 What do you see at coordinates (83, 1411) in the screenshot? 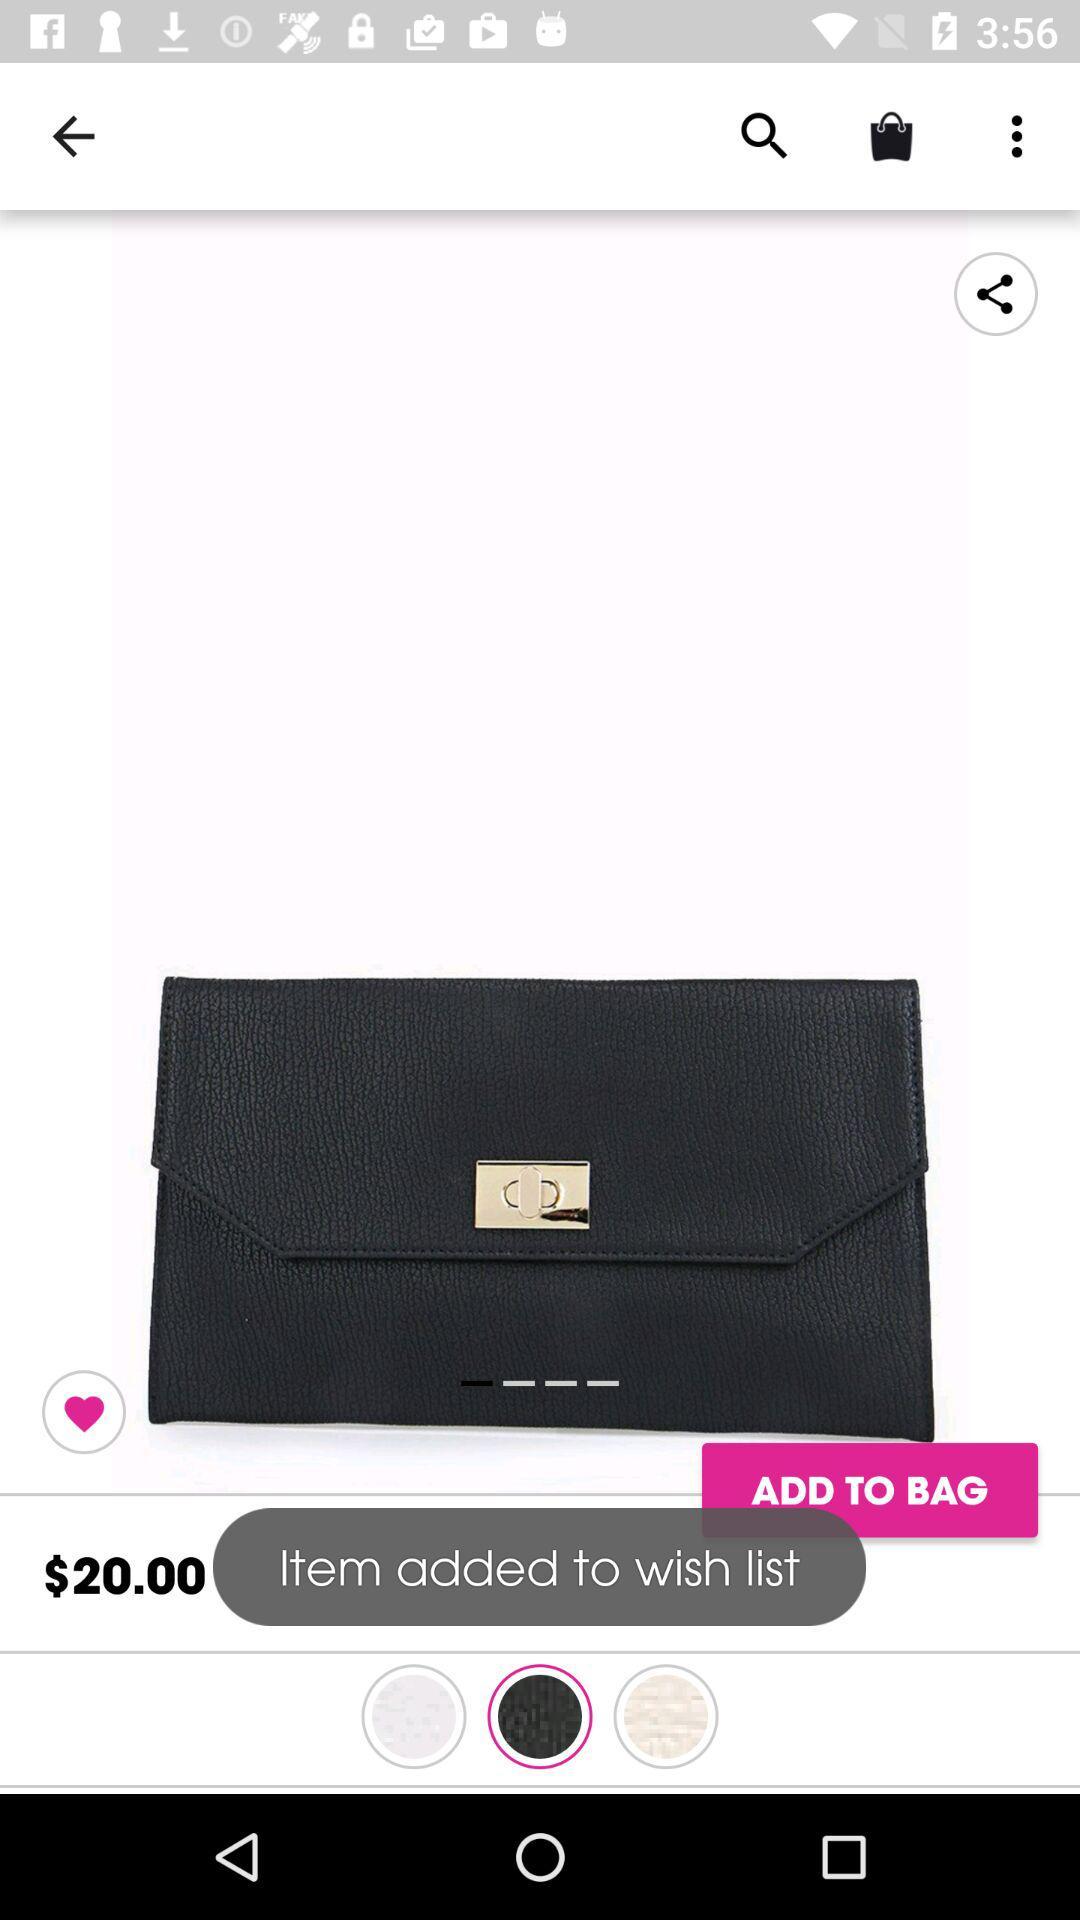
I see `the favorite icon` at bounding box center [83, 1411].